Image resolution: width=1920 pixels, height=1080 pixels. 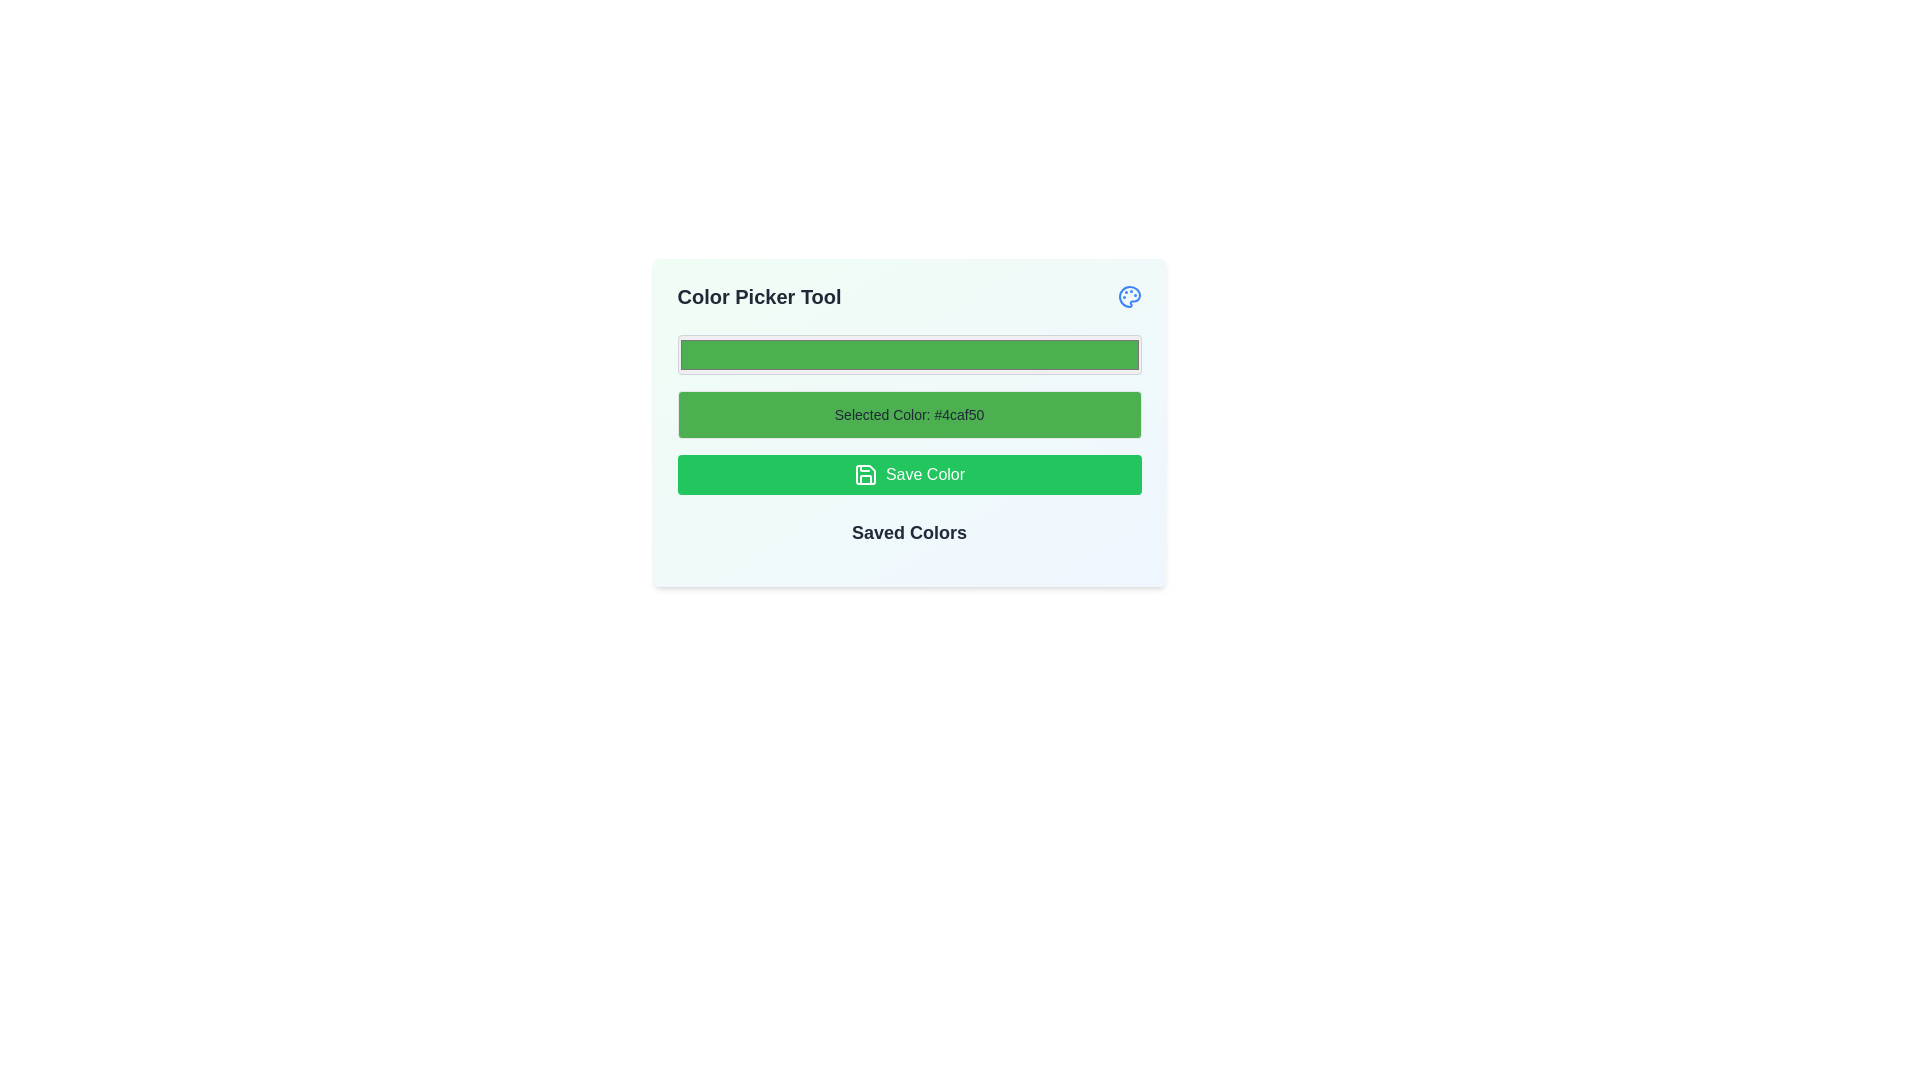 What do you see at coordinates (865, 474) in the screenshot?
I see `the save icon located at the center of the 'Save Color' button in the color picker panel` at bounding box center [865, 474].